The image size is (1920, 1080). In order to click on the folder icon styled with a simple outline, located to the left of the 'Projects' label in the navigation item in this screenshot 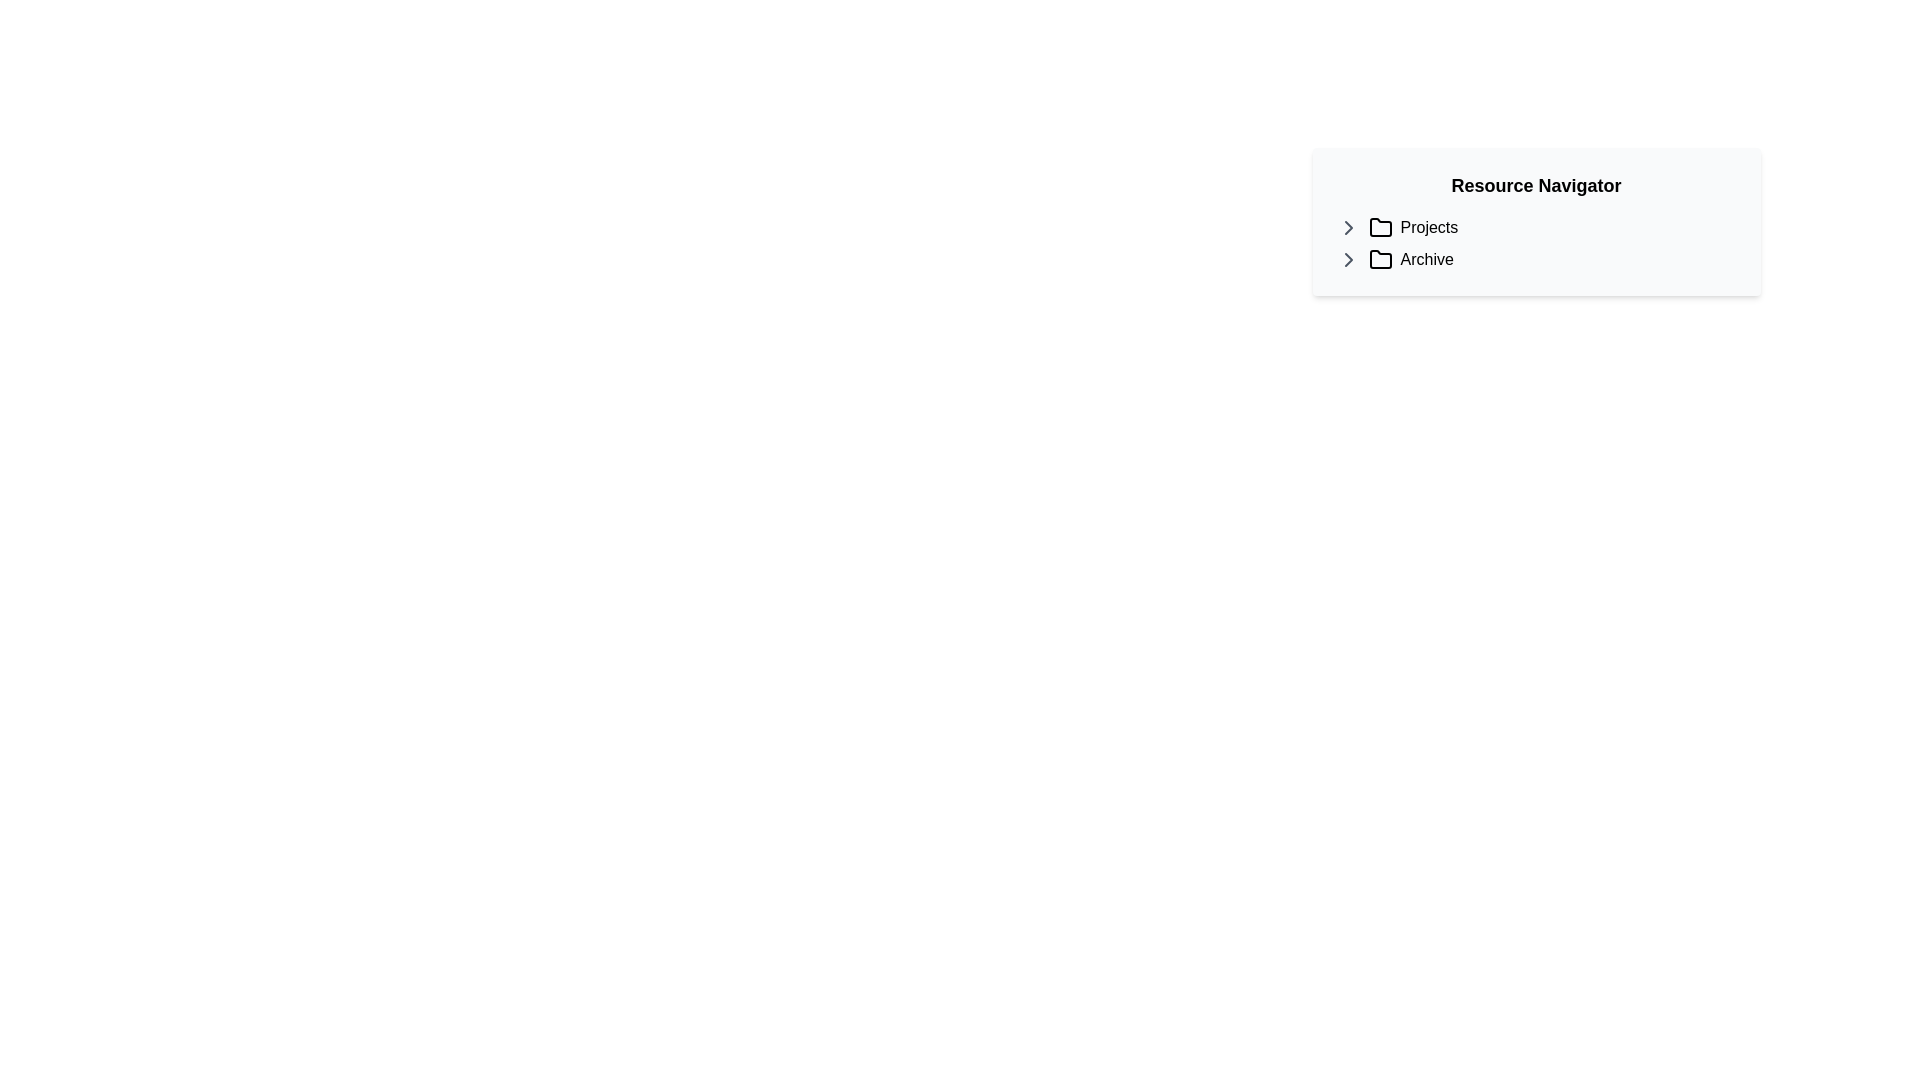, I will do `click(1379, 226)`.